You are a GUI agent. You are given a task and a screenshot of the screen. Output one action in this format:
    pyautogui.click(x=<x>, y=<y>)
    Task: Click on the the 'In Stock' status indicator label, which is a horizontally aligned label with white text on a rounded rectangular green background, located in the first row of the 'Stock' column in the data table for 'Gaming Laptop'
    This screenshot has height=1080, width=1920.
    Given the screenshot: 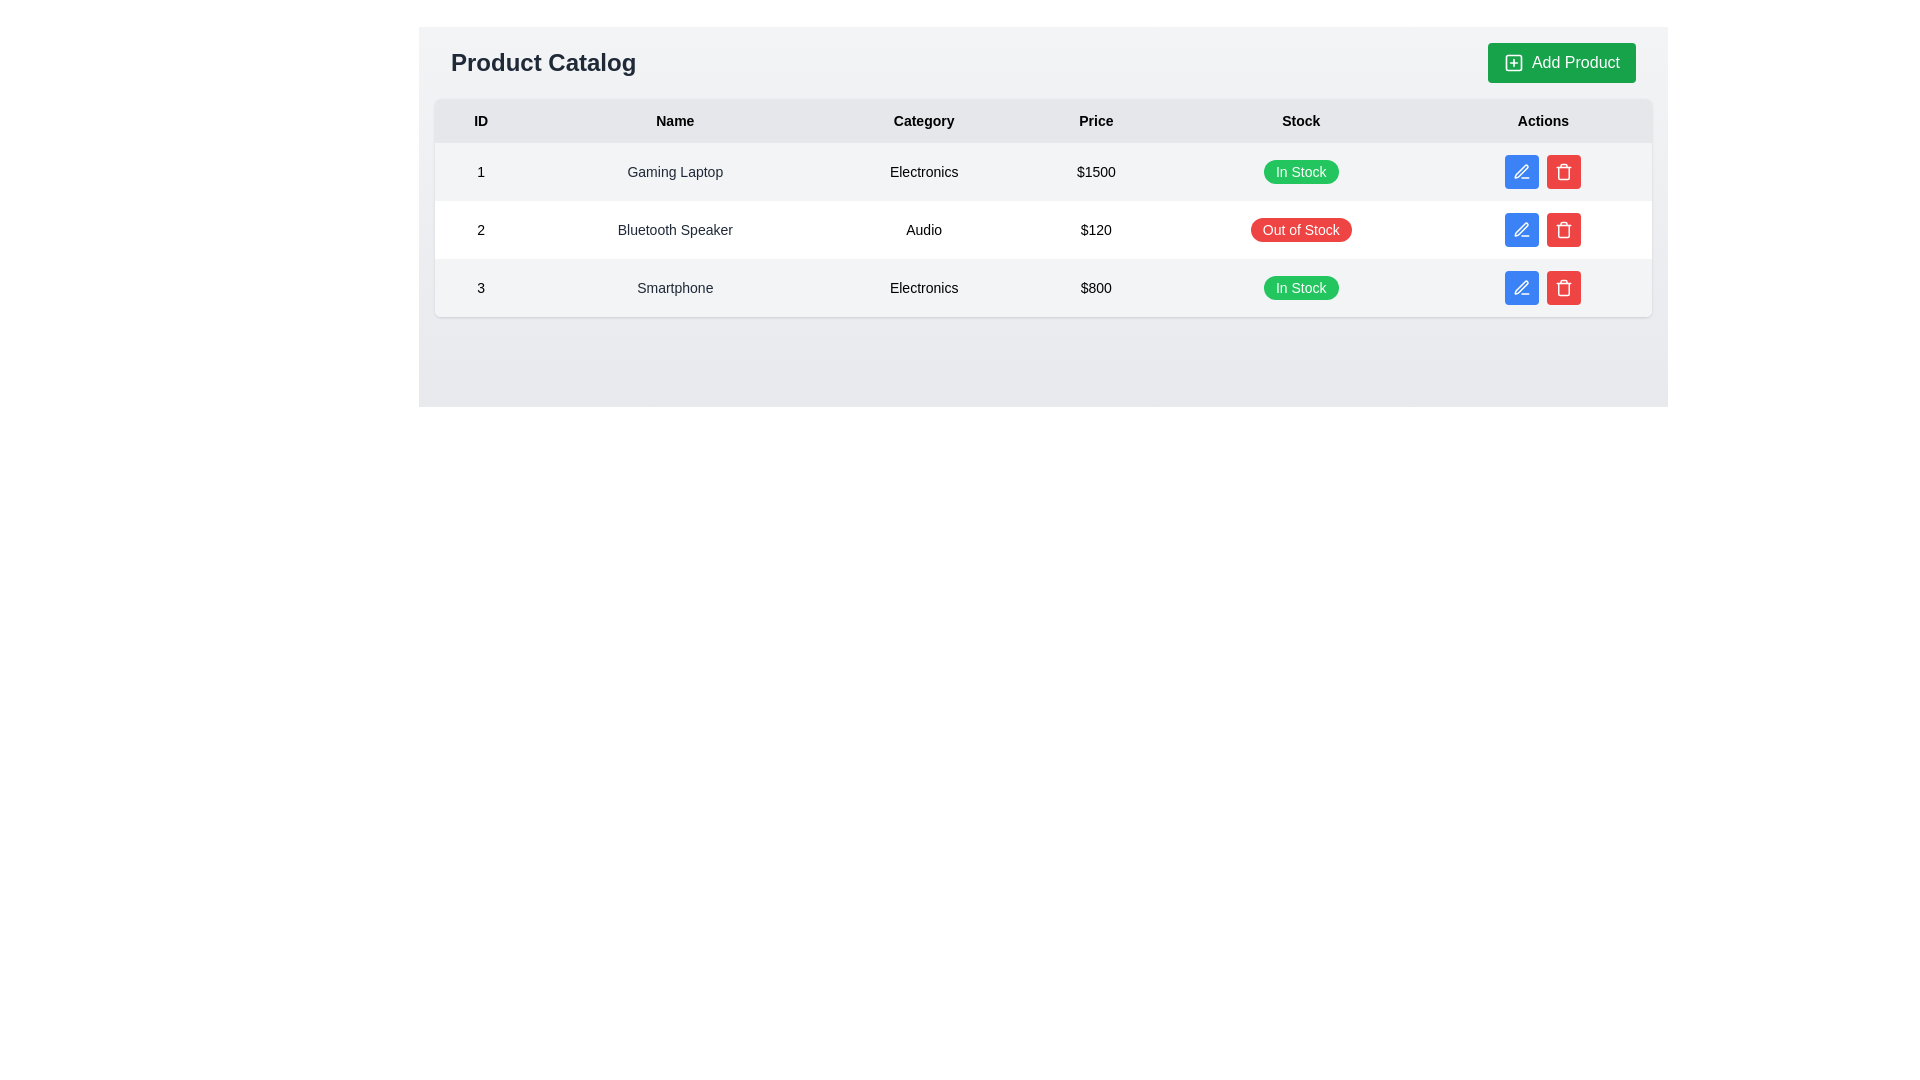 What is the action you would take?
    pyautogui.click(x=1301, y=171)
    